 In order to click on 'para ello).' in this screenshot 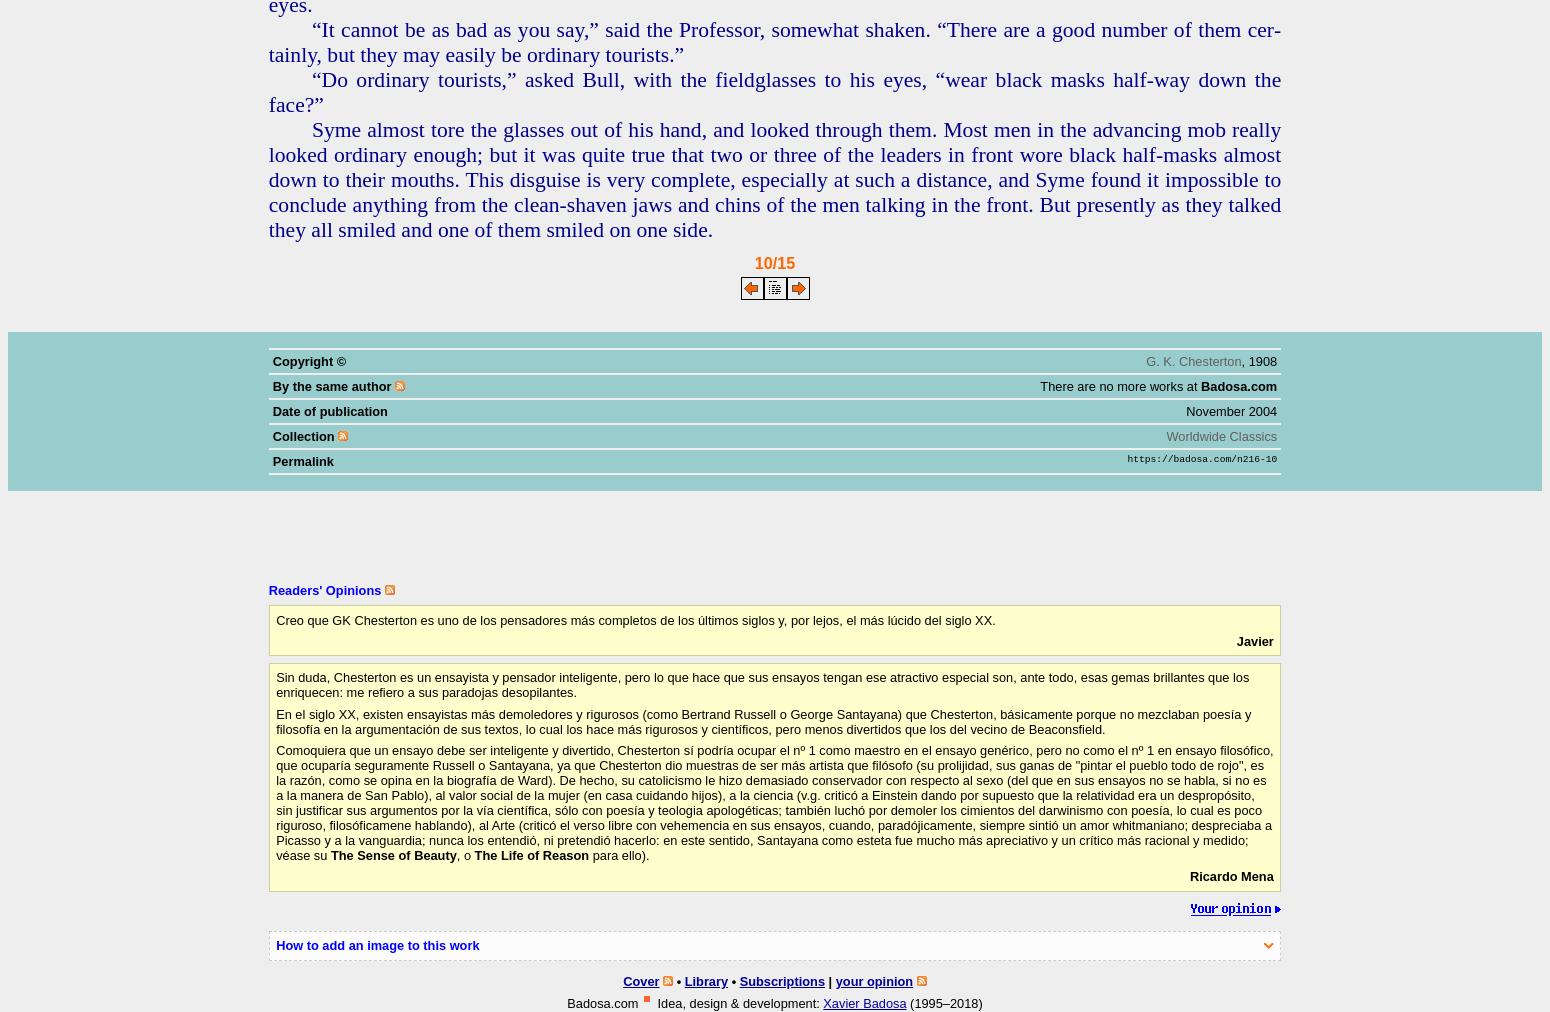, I will do `click(619, 853)`.